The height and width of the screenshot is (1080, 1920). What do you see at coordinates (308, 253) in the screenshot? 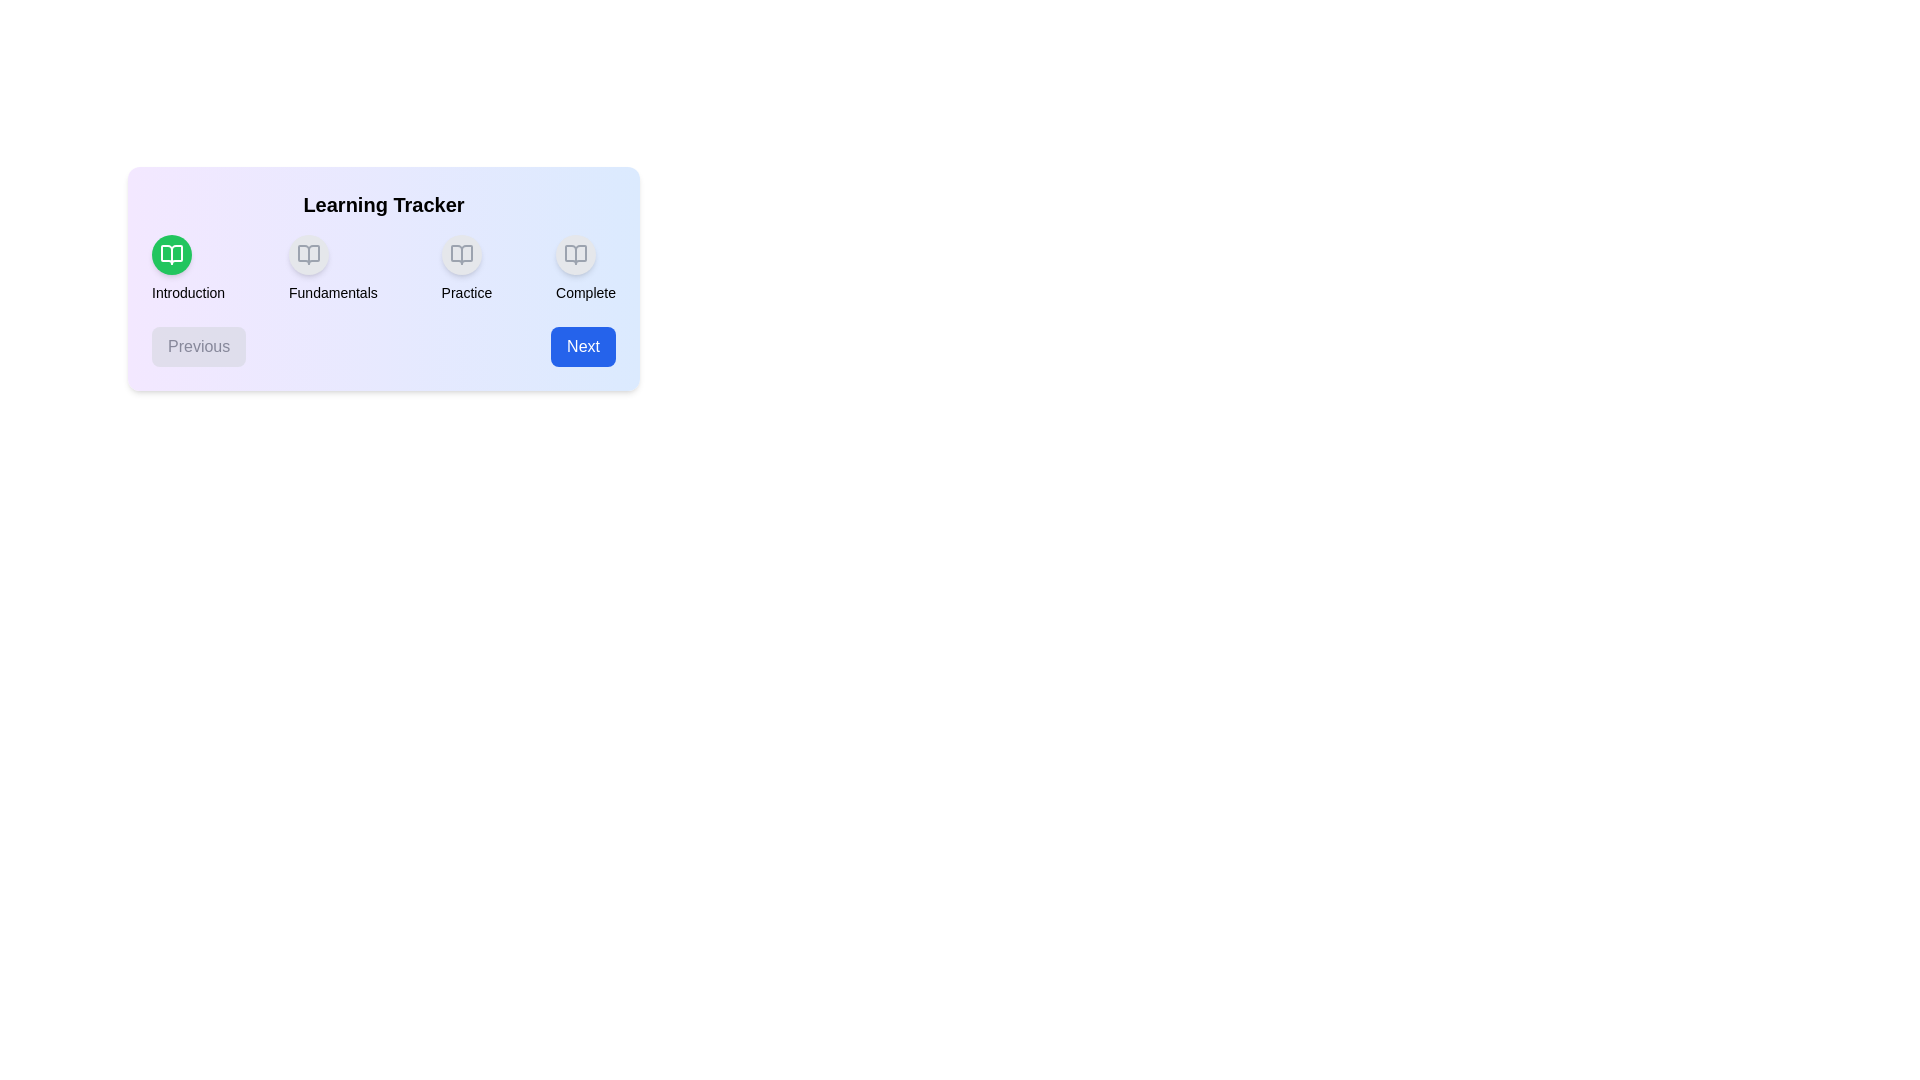
I see `the open book icon located under the 'Learning Tracker' header` at bounding box center [308, 253].